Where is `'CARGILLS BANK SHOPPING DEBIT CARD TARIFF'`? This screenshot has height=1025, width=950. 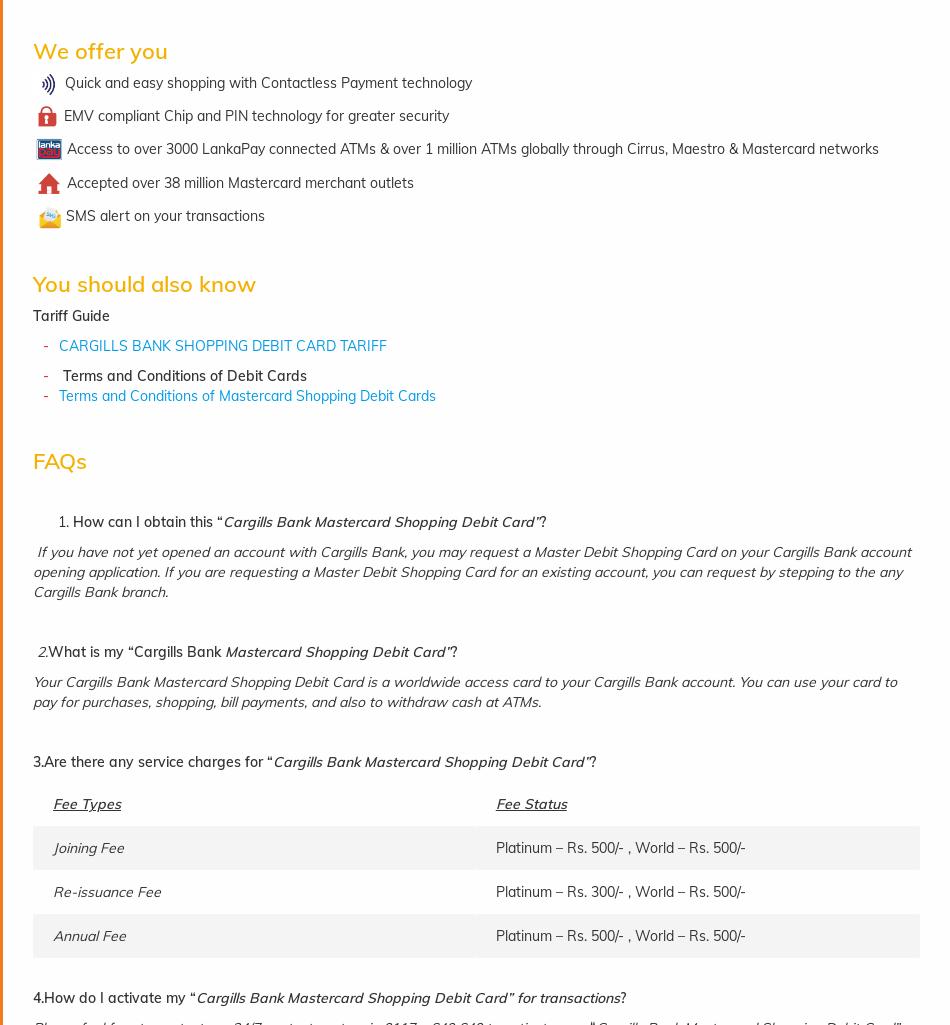
'CARGILLS BANK SHOPPING DEBIT CARD TARIFF' is located at coordinates (222, 344).